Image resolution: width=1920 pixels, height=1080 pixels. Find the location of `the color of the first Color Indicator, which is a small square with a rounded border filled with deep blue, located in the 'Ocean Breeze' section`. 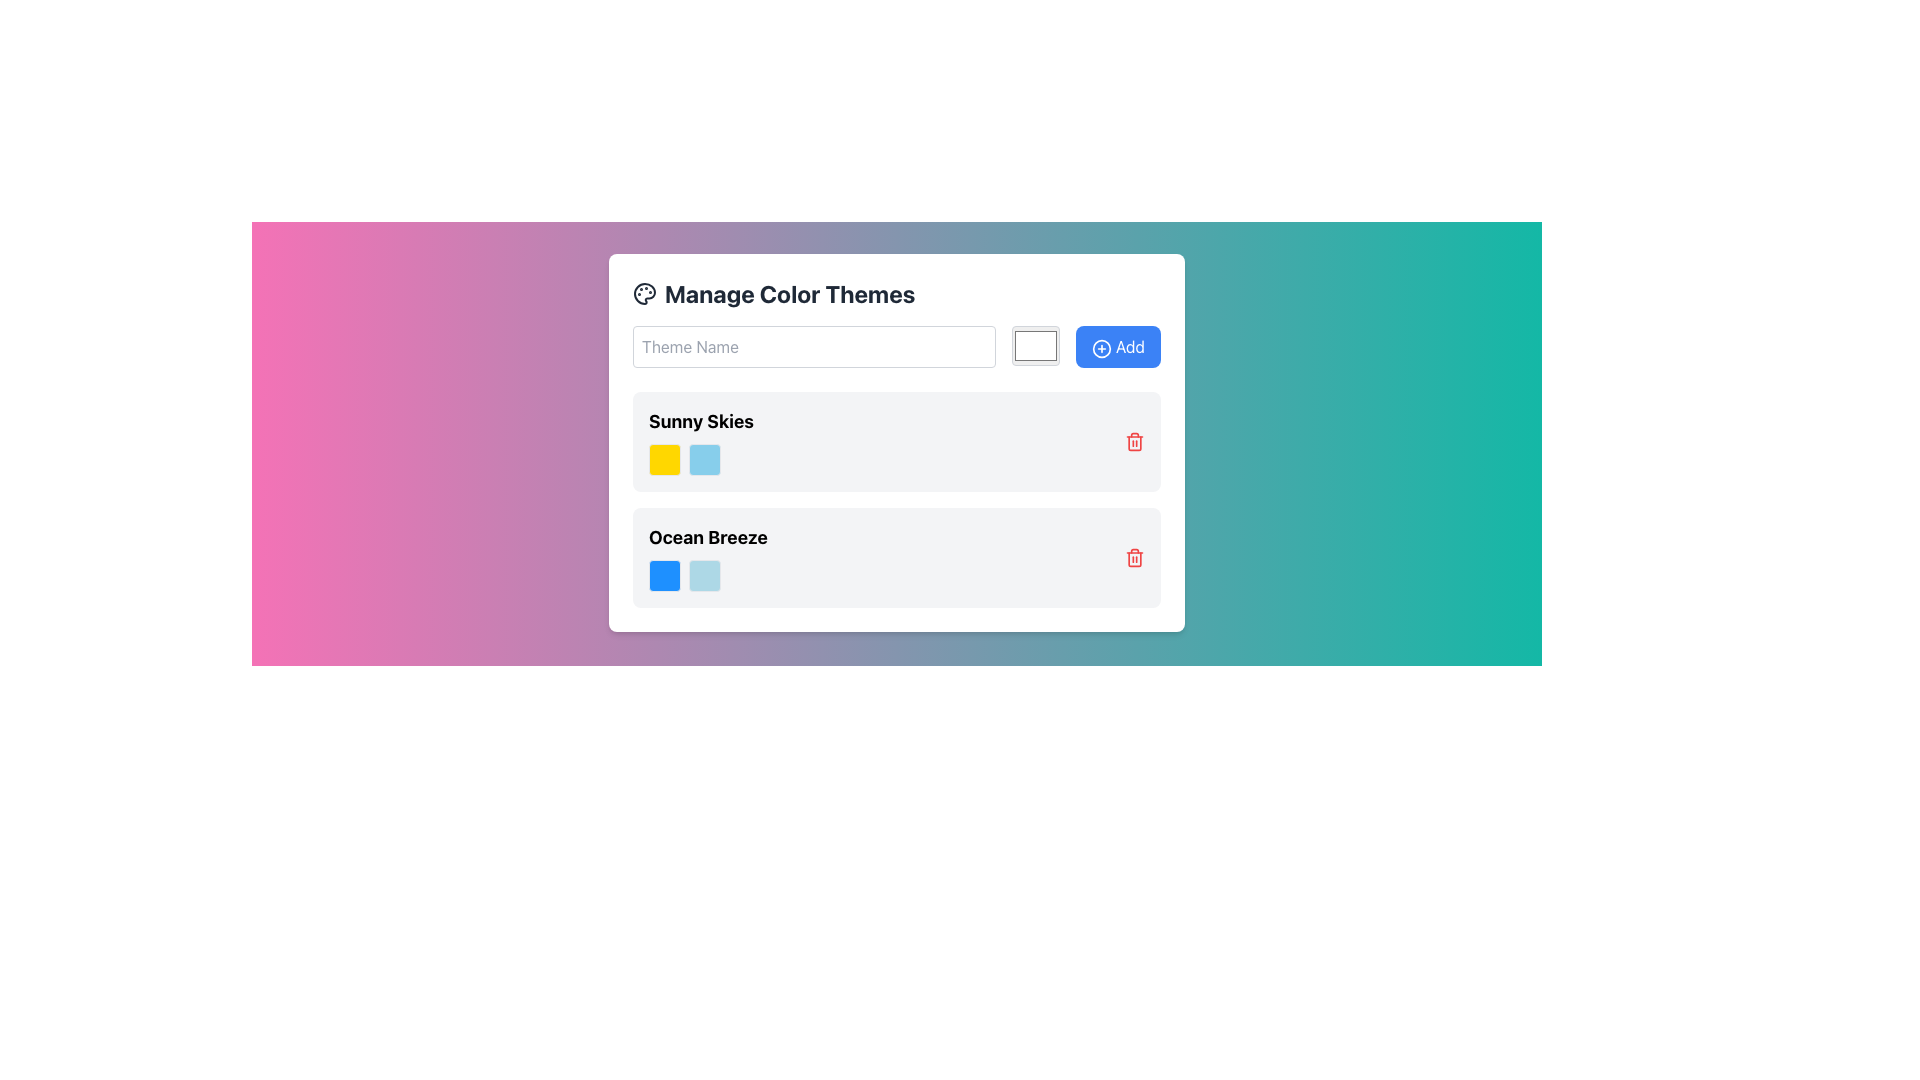

the color of the first Color Indicator, which is a small square with a rounded border filled with deep blue, located in the 'Ocean Breeze' section is located at coordinates (665, 575).